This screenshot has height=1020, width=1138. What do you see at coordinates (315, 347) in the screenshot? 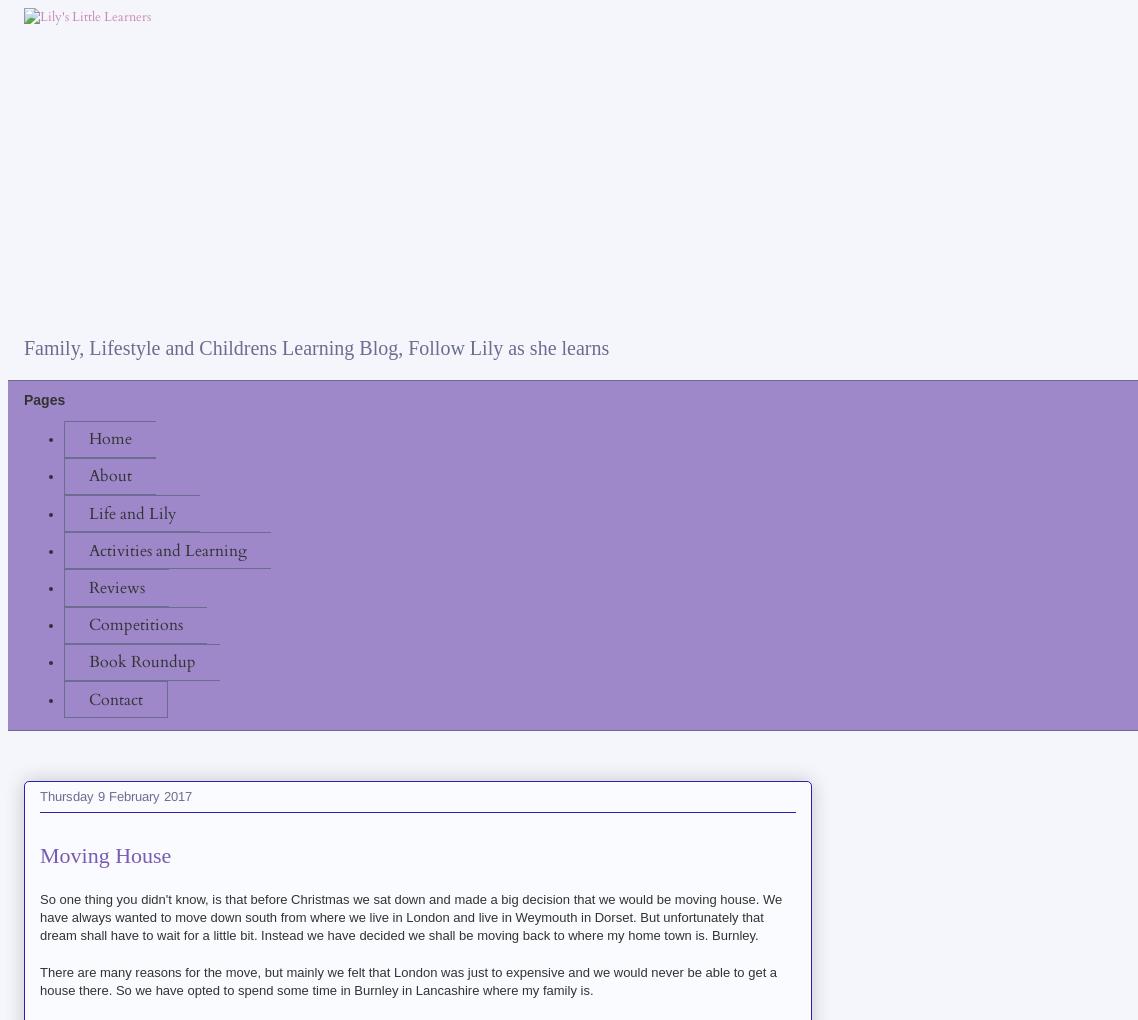
I see `'Family, Lifestyle and Childrens Learning Blog, Follow Lily as she learns'` at bounding box center [315, 347].